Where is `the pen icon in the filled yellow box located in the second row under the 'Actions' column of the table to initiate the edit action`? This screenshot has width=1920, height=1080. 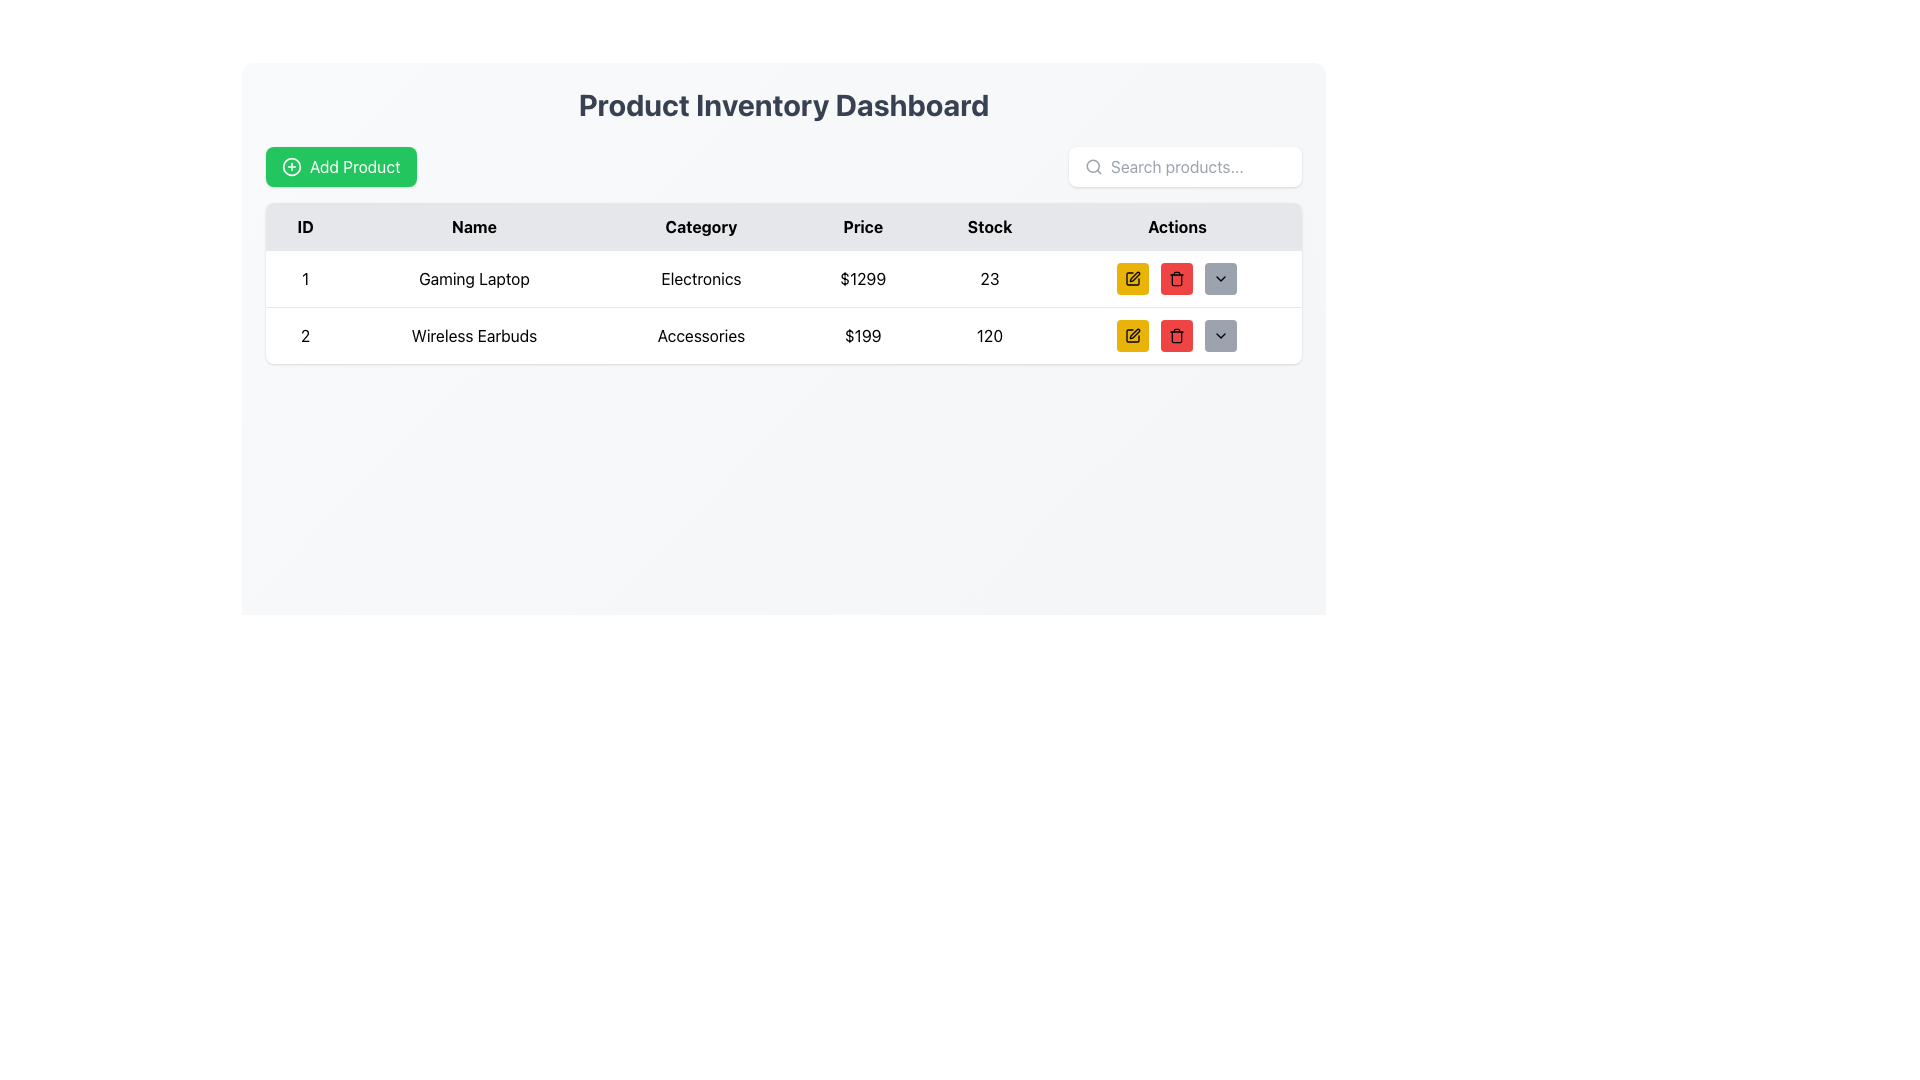
the pen icon in the filled yellow box located in the second row under the 'Actions' column of the table to initiate the edit action is located at coordinates (1135, 333).